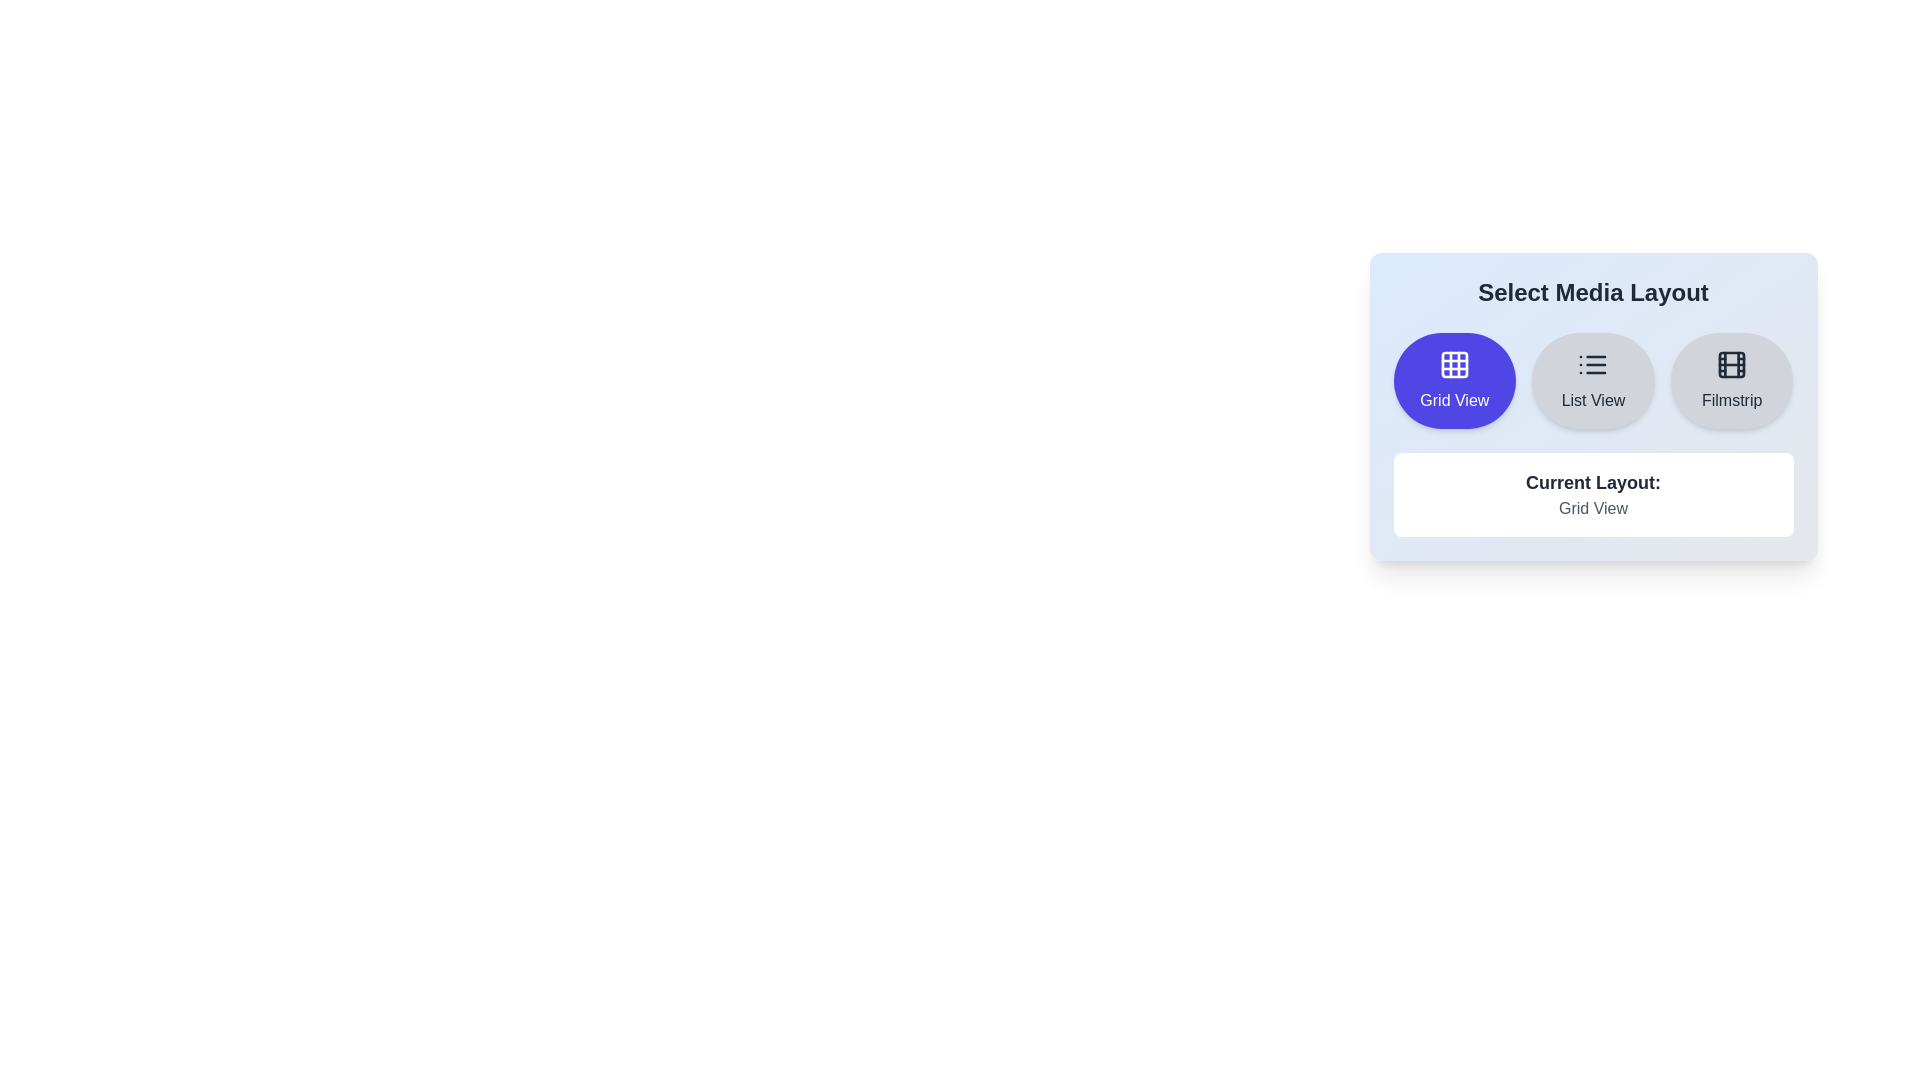  What do you see at coordinates (1592, 381) in the screenshot?
I see `the media layout by clicking on the List View button` at bounding box center [1592, 381].